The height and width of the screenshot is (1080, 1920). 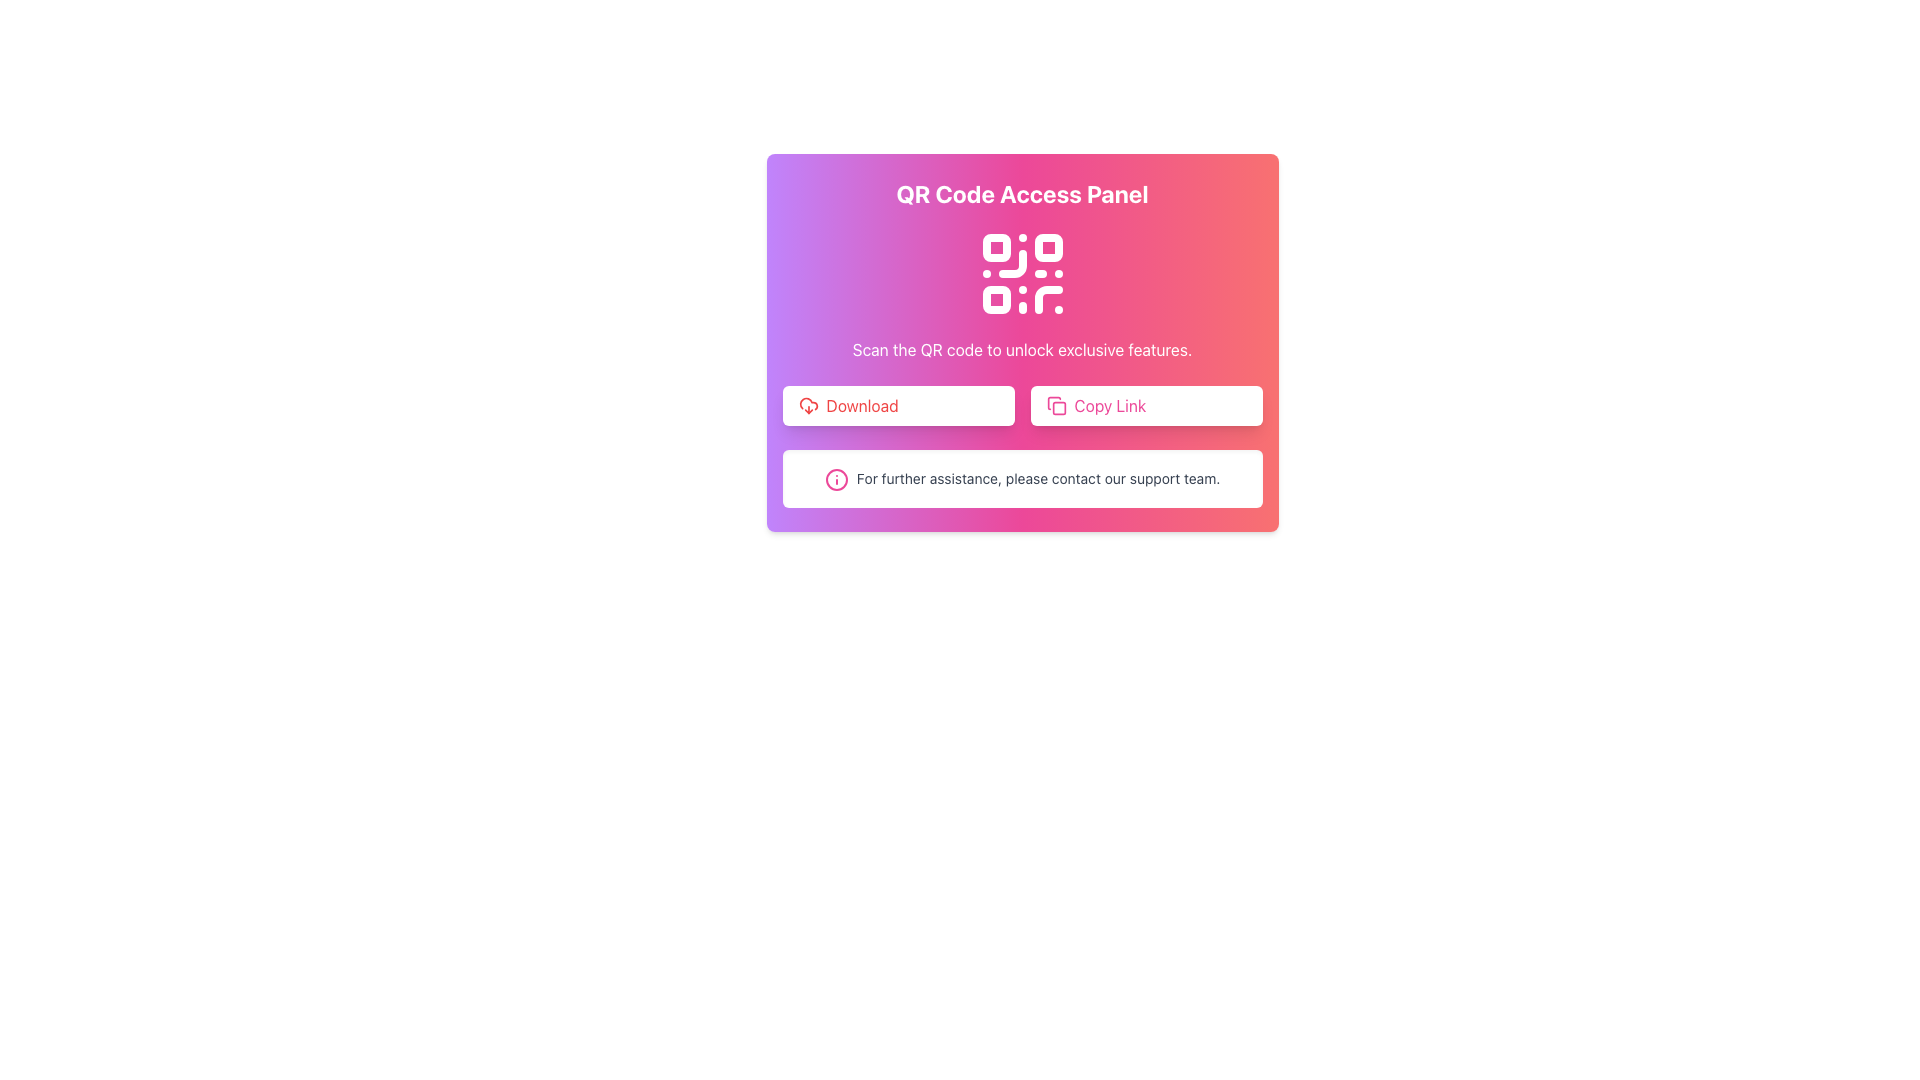 I want to click on the circular icon with a pink outline located to the left of the text 'For further assistance, please contact our support team.', so click(x=836, y=479).